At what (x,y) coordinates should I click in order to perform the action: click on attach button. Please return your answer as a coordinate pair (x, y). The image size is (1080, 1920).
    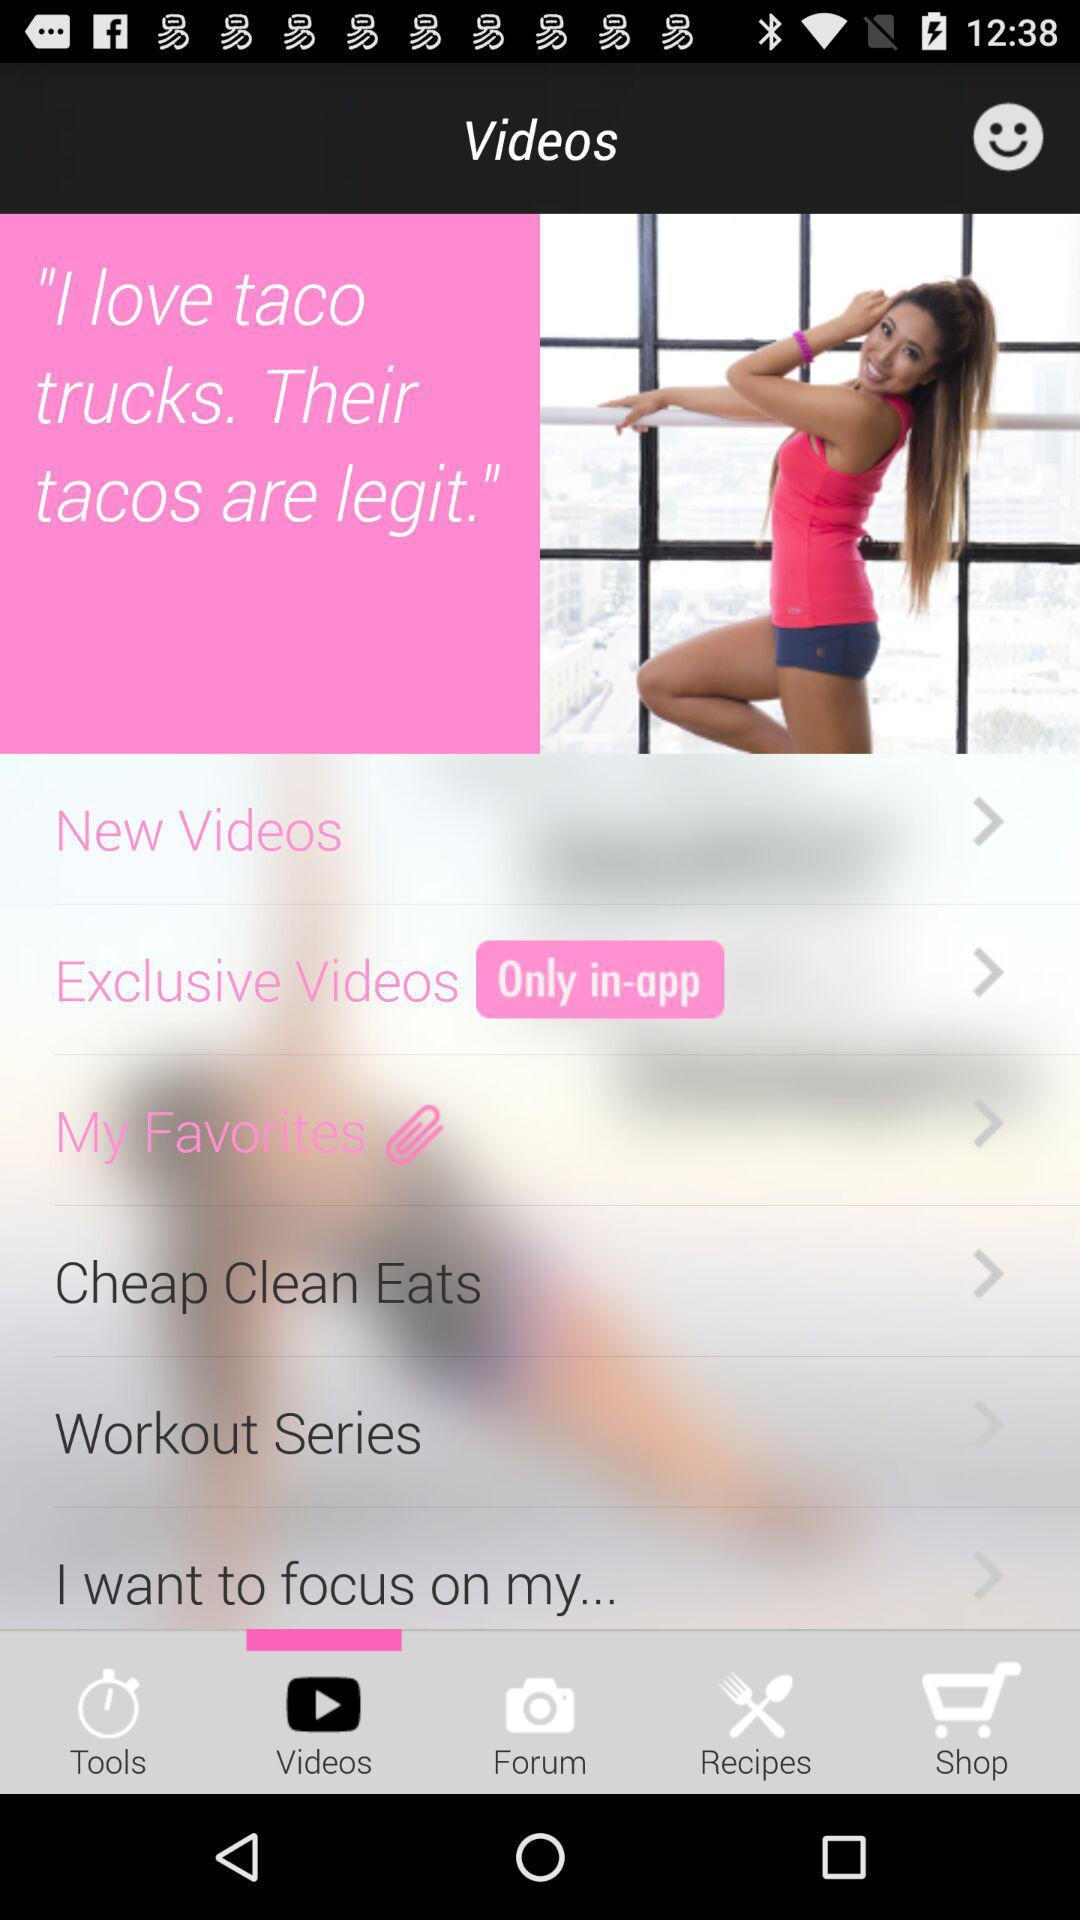
    Looking at the image, I should click on (414, 1130).